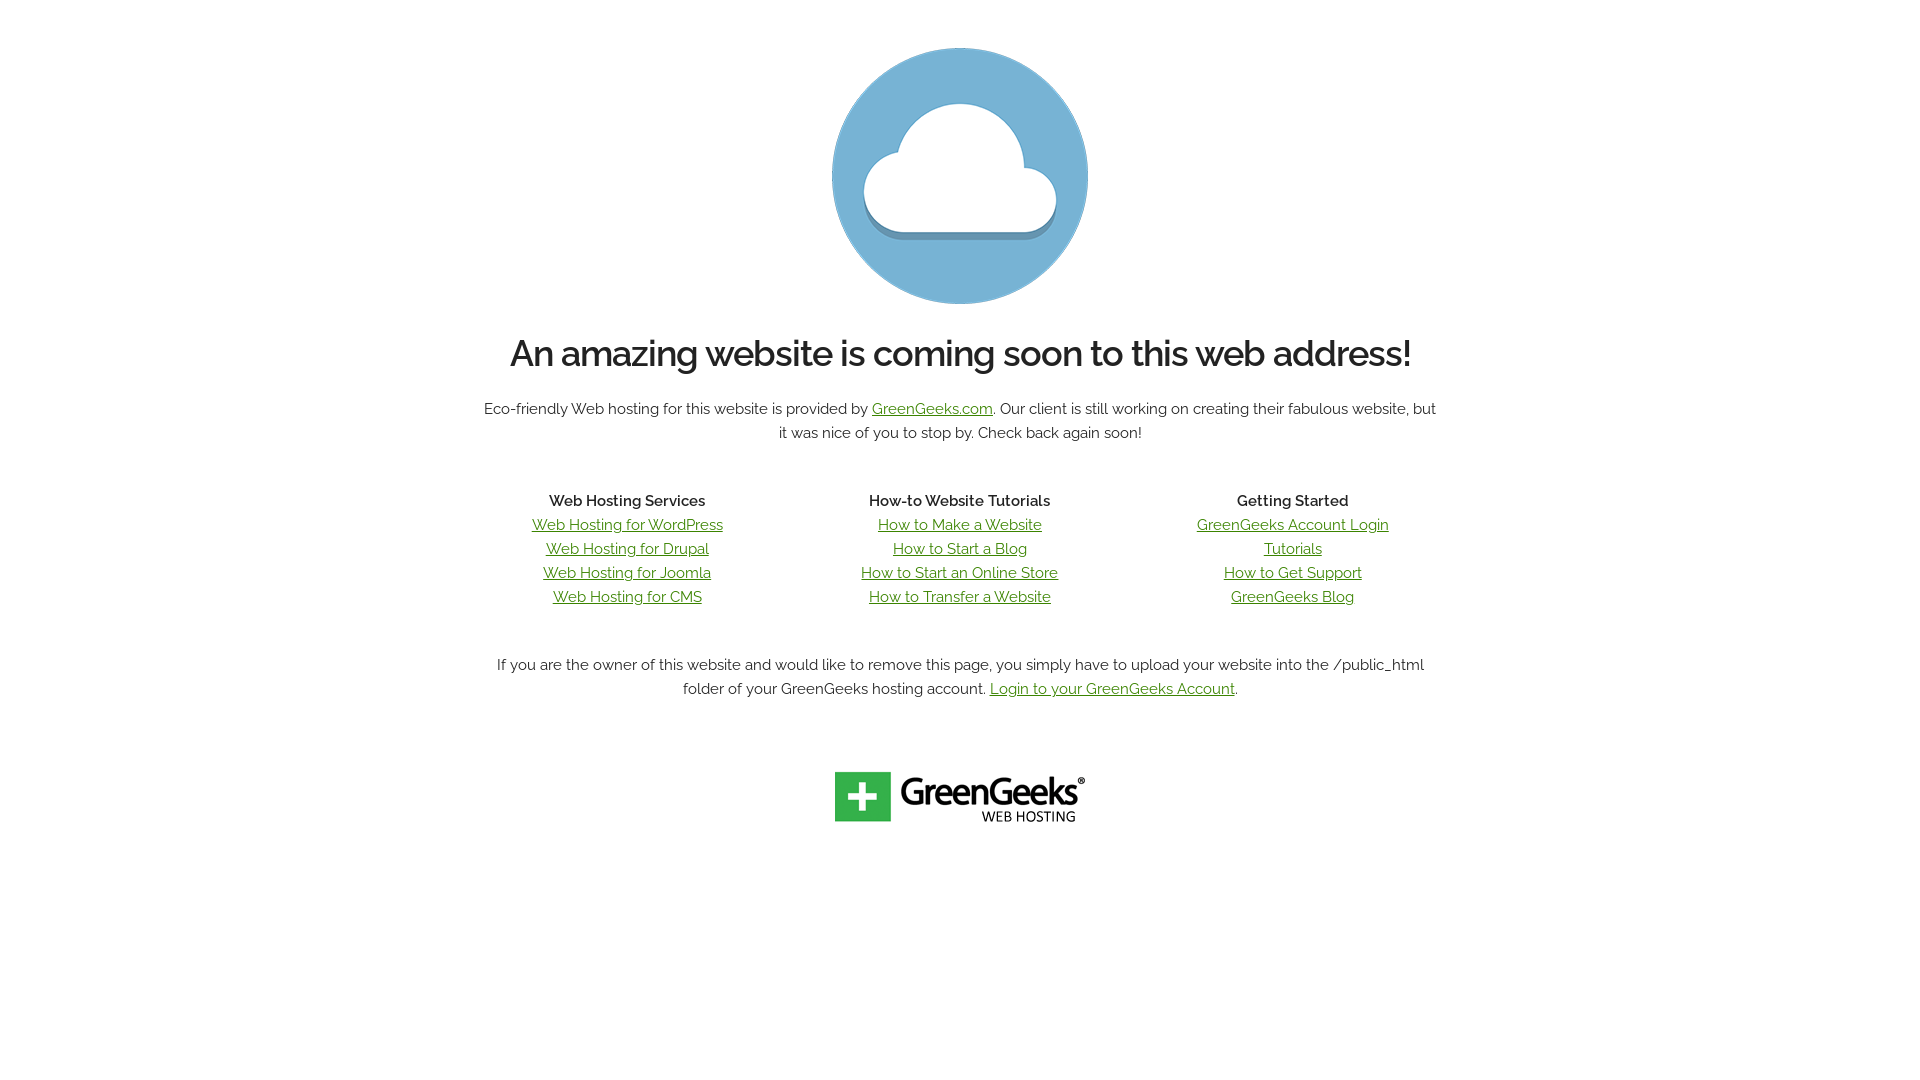  Describe the element at coordinates (958, 573) in the screenshot. I see `'How to Start an Online Store'` at that location.